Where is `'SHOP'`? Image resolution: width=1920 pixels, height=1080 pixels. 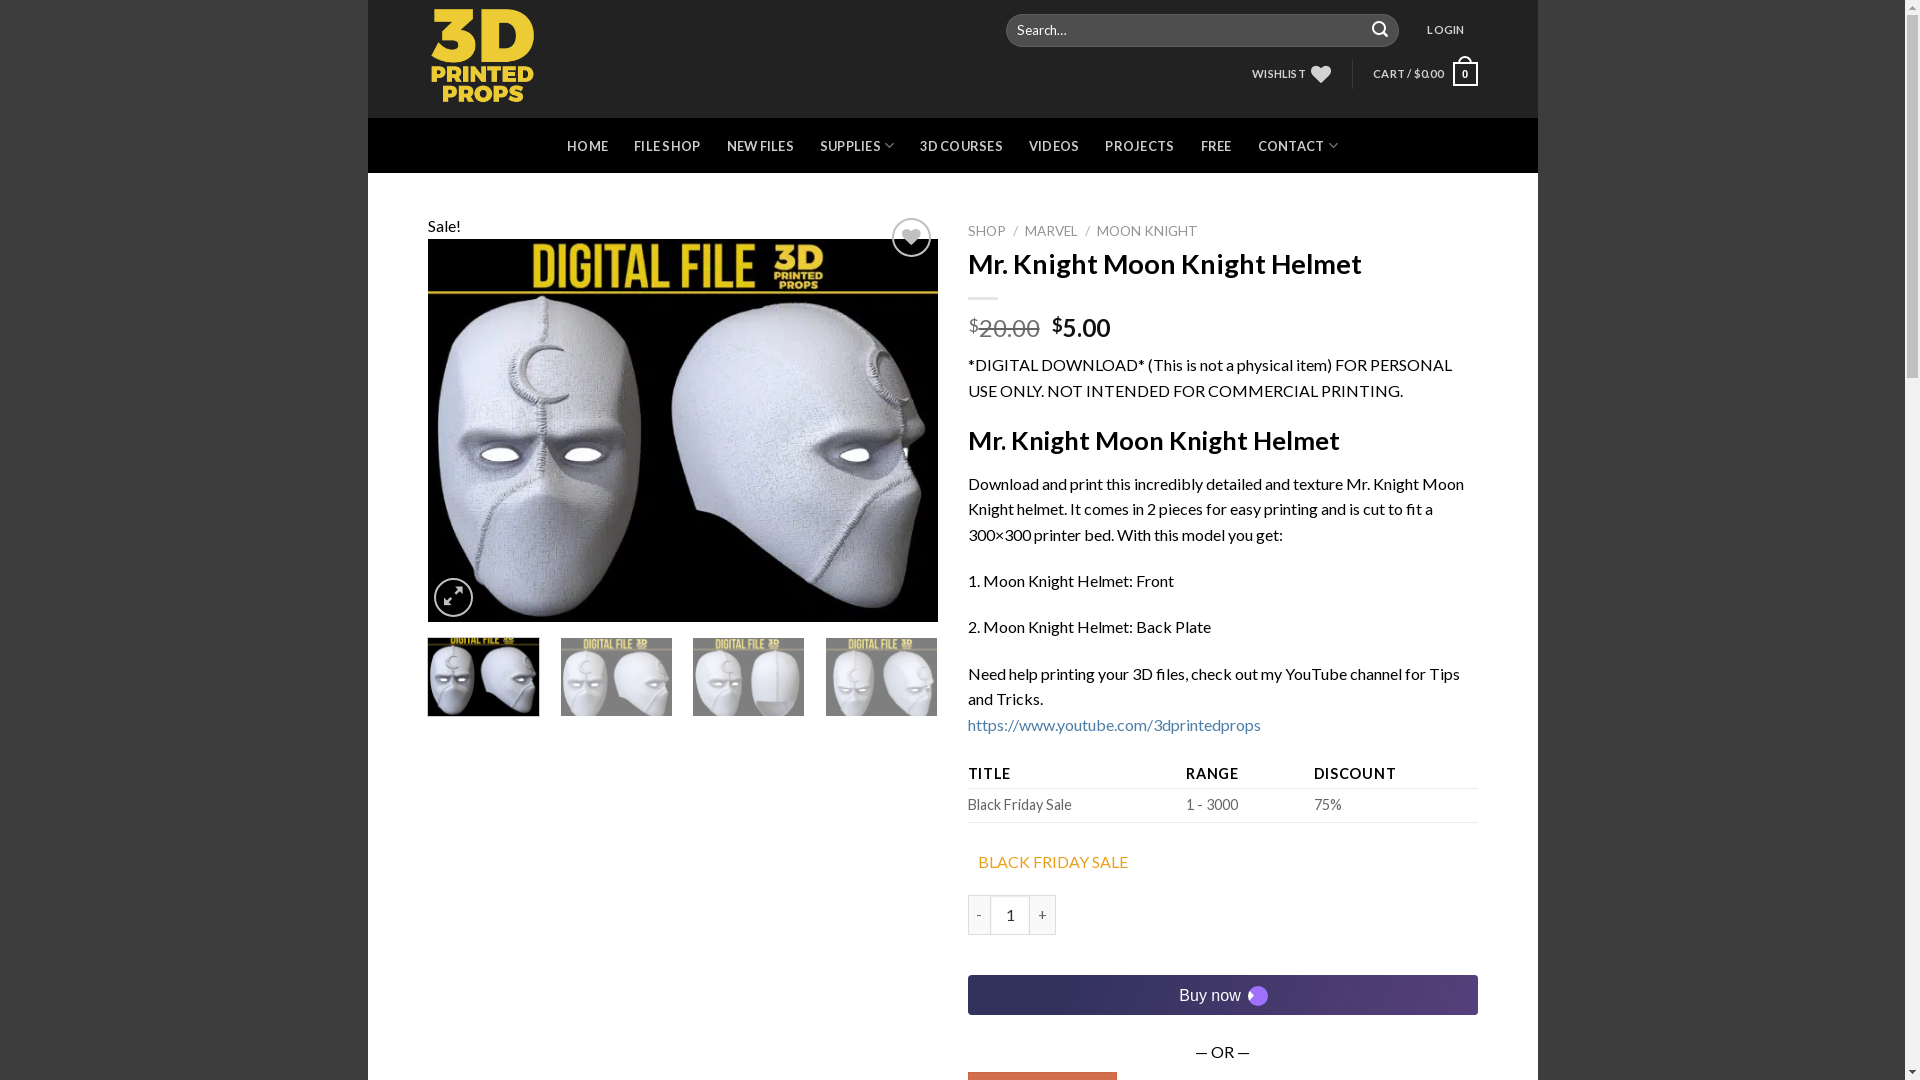 'SHOP' is located at coordinates (968, 230).